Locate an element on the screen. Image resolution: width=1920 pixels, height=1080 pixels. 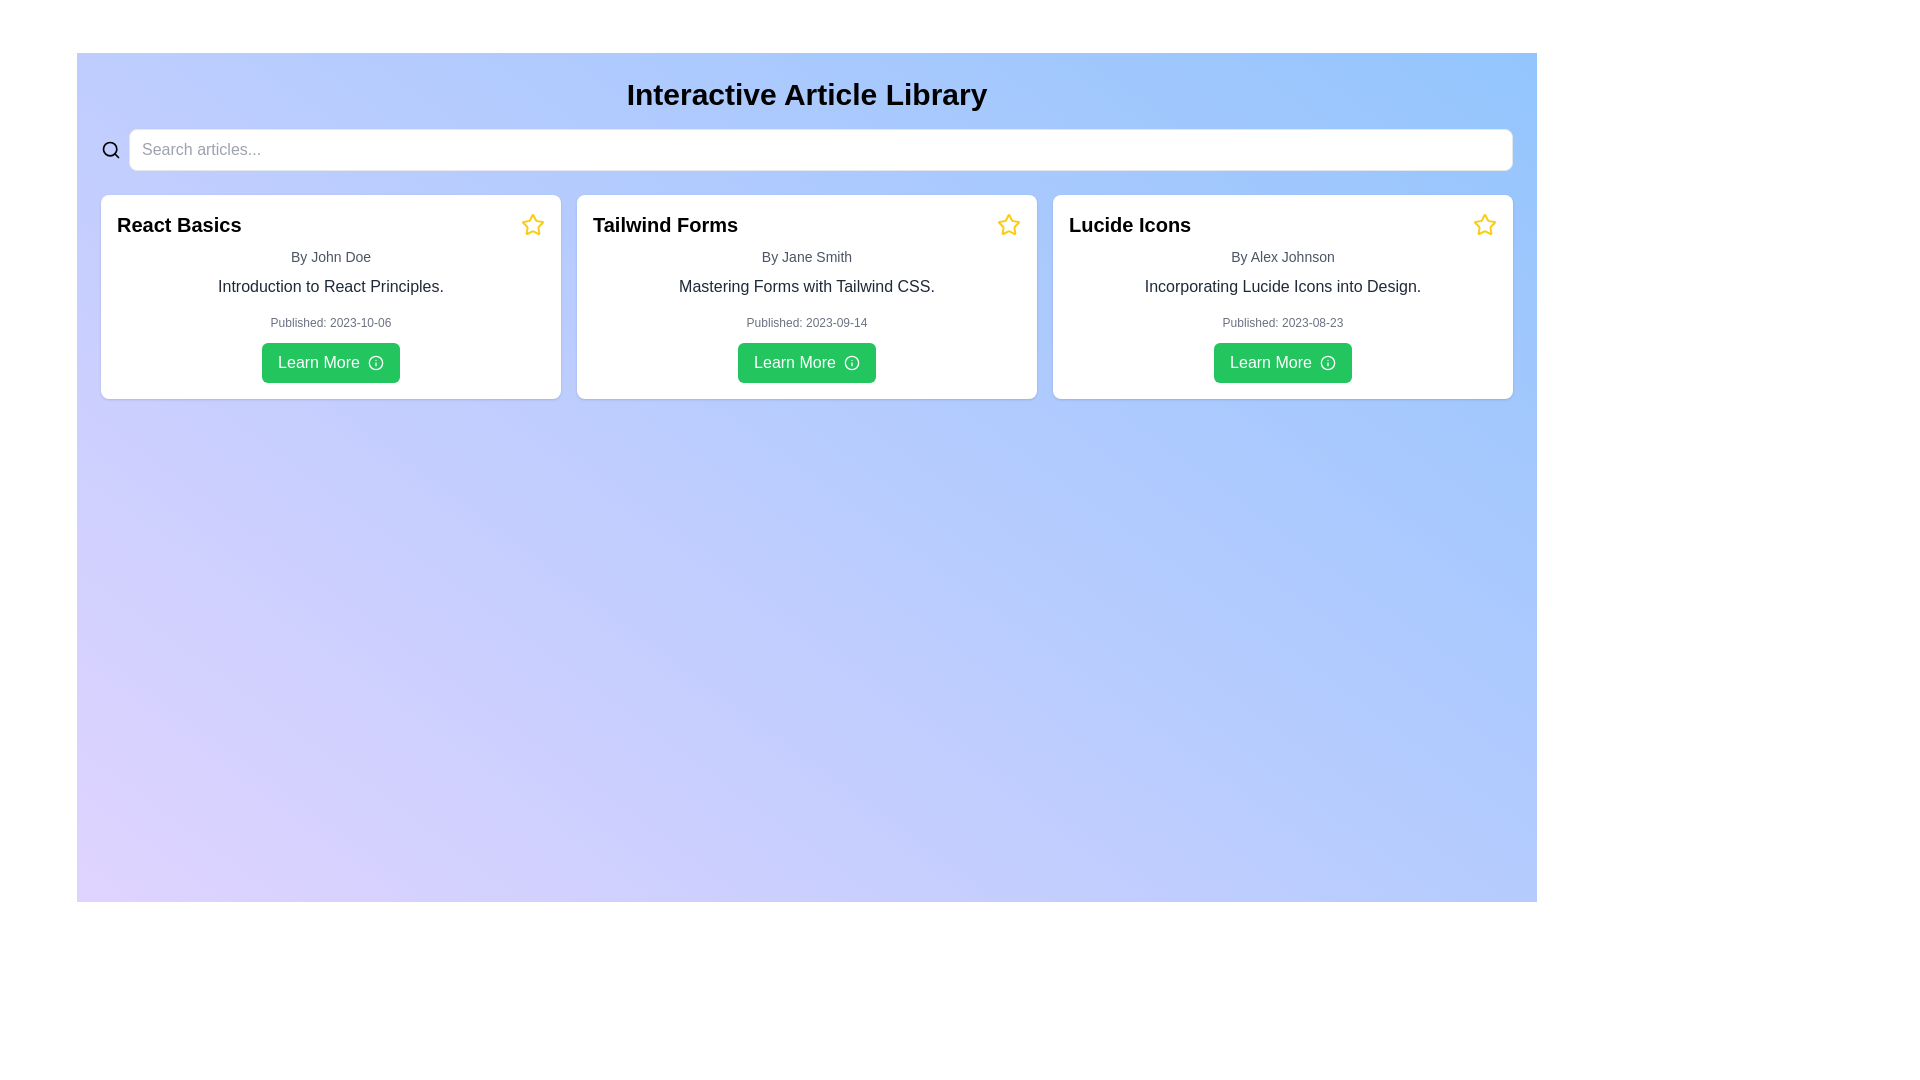
the 'Learn More' button, which is a rectangular button with a white font on a green background and an information icon, located at the bottom center of the middle content card is located at coordinates (806, 362).